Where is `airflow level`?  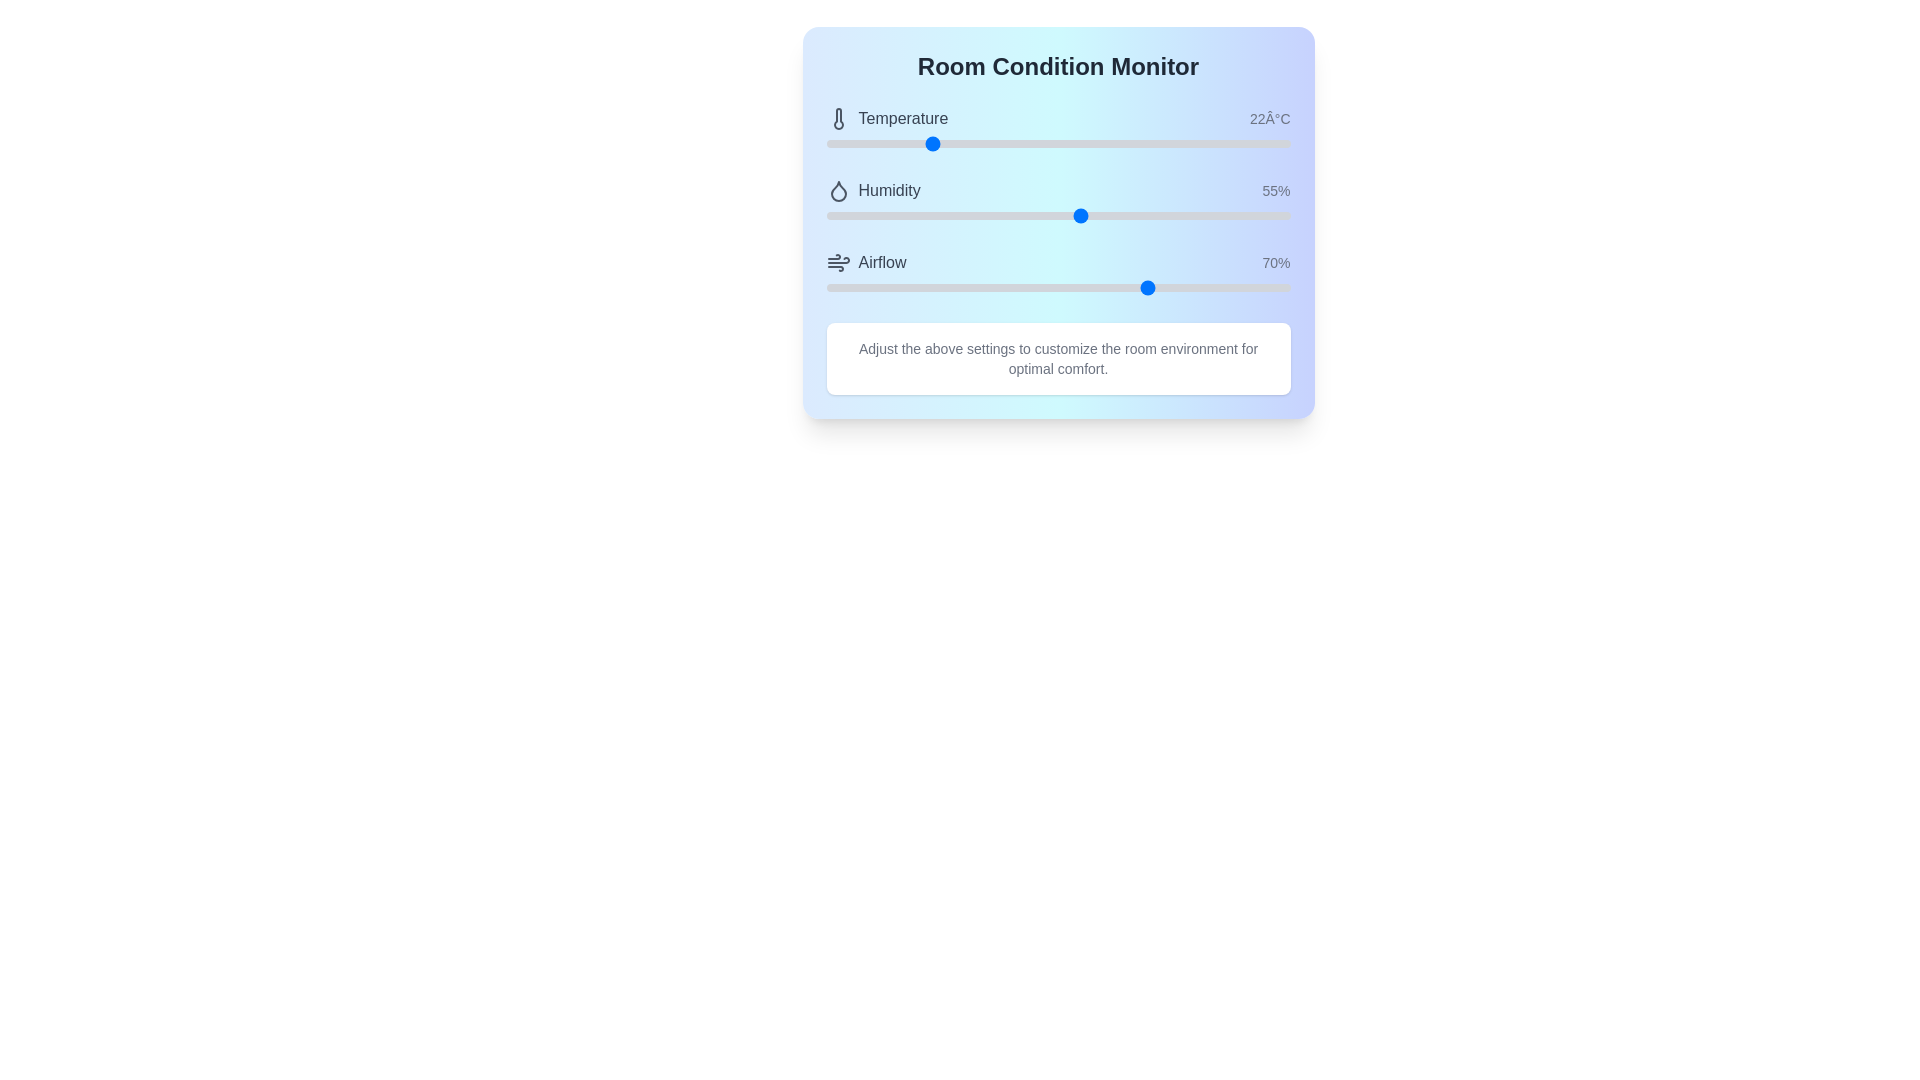 airflow level is located at coordinates (988, 288).